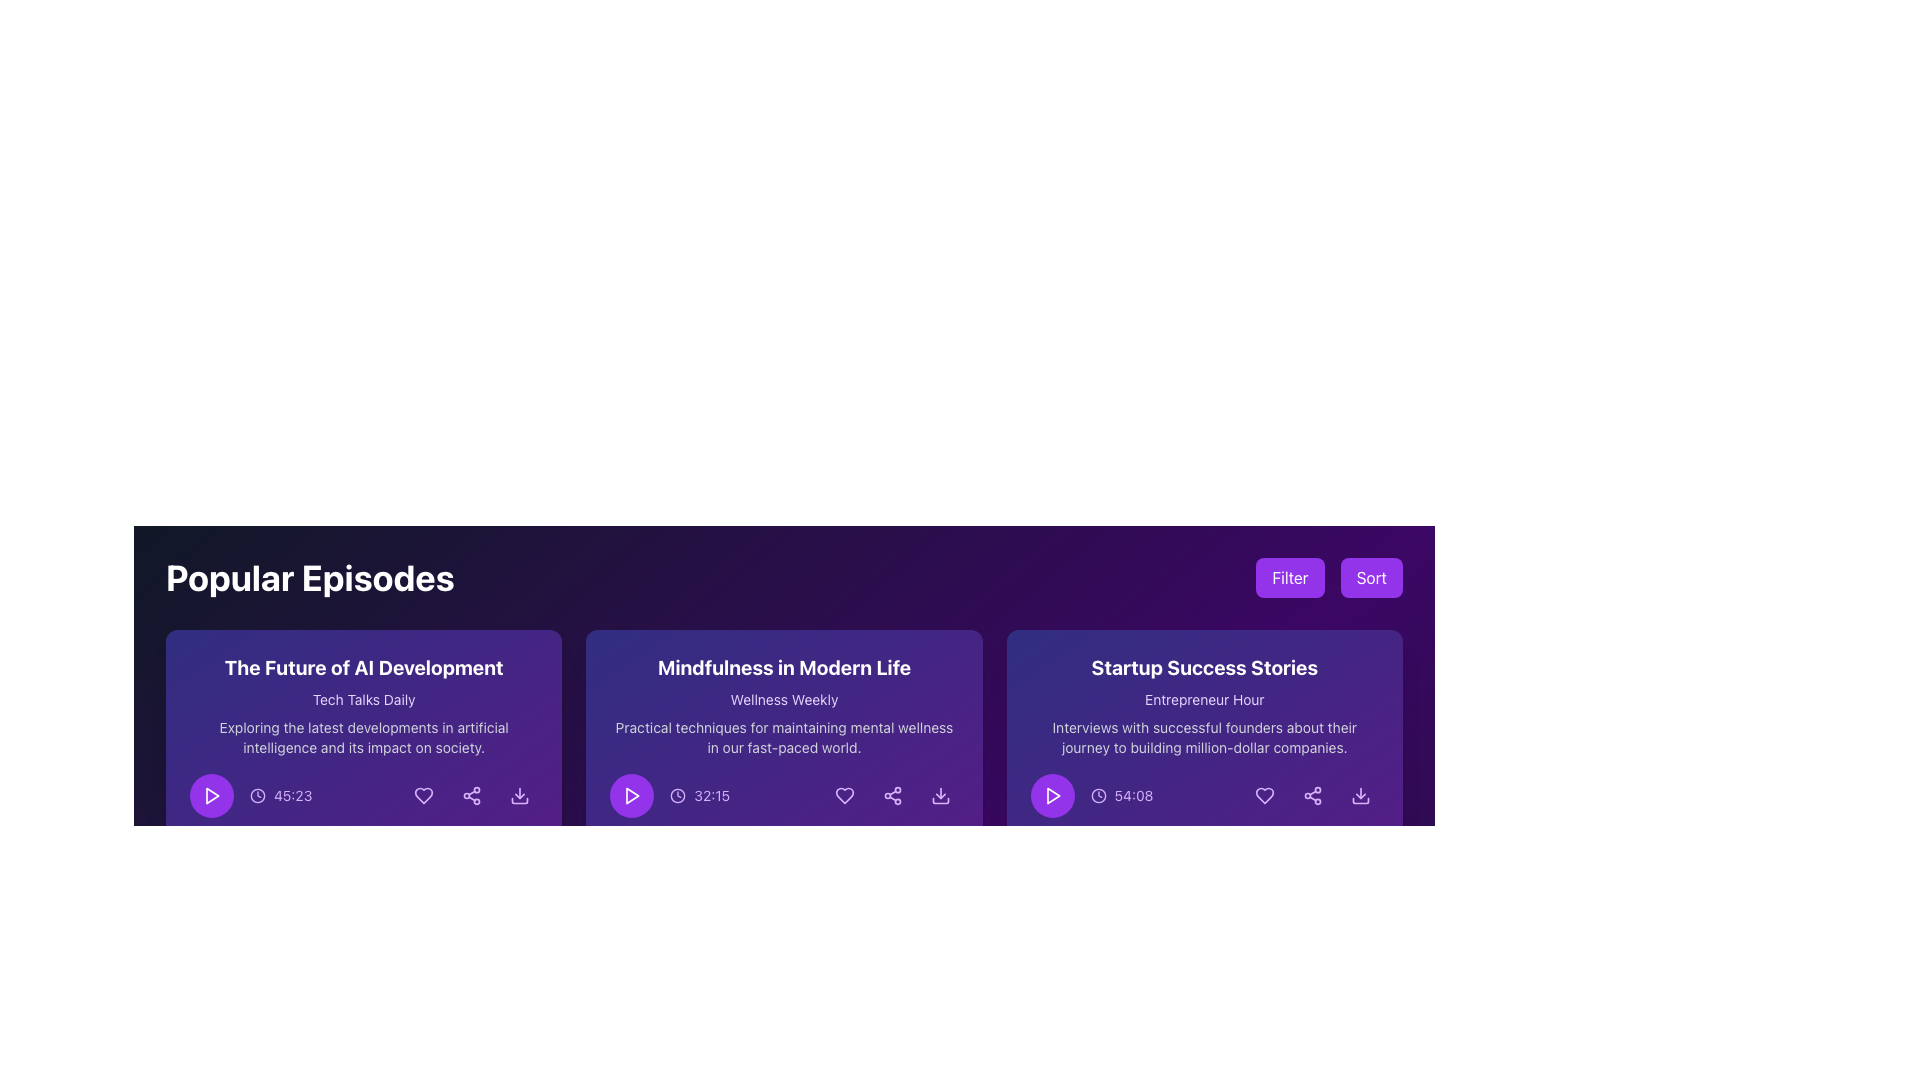 The height and width of the screenshot is (1080, 1920). I want to click on the heart icon that indicates a 'favorite' or 'like' function within the 'Startup Success Stories' card, positioned to the right of the play button, so click(1264, 794).